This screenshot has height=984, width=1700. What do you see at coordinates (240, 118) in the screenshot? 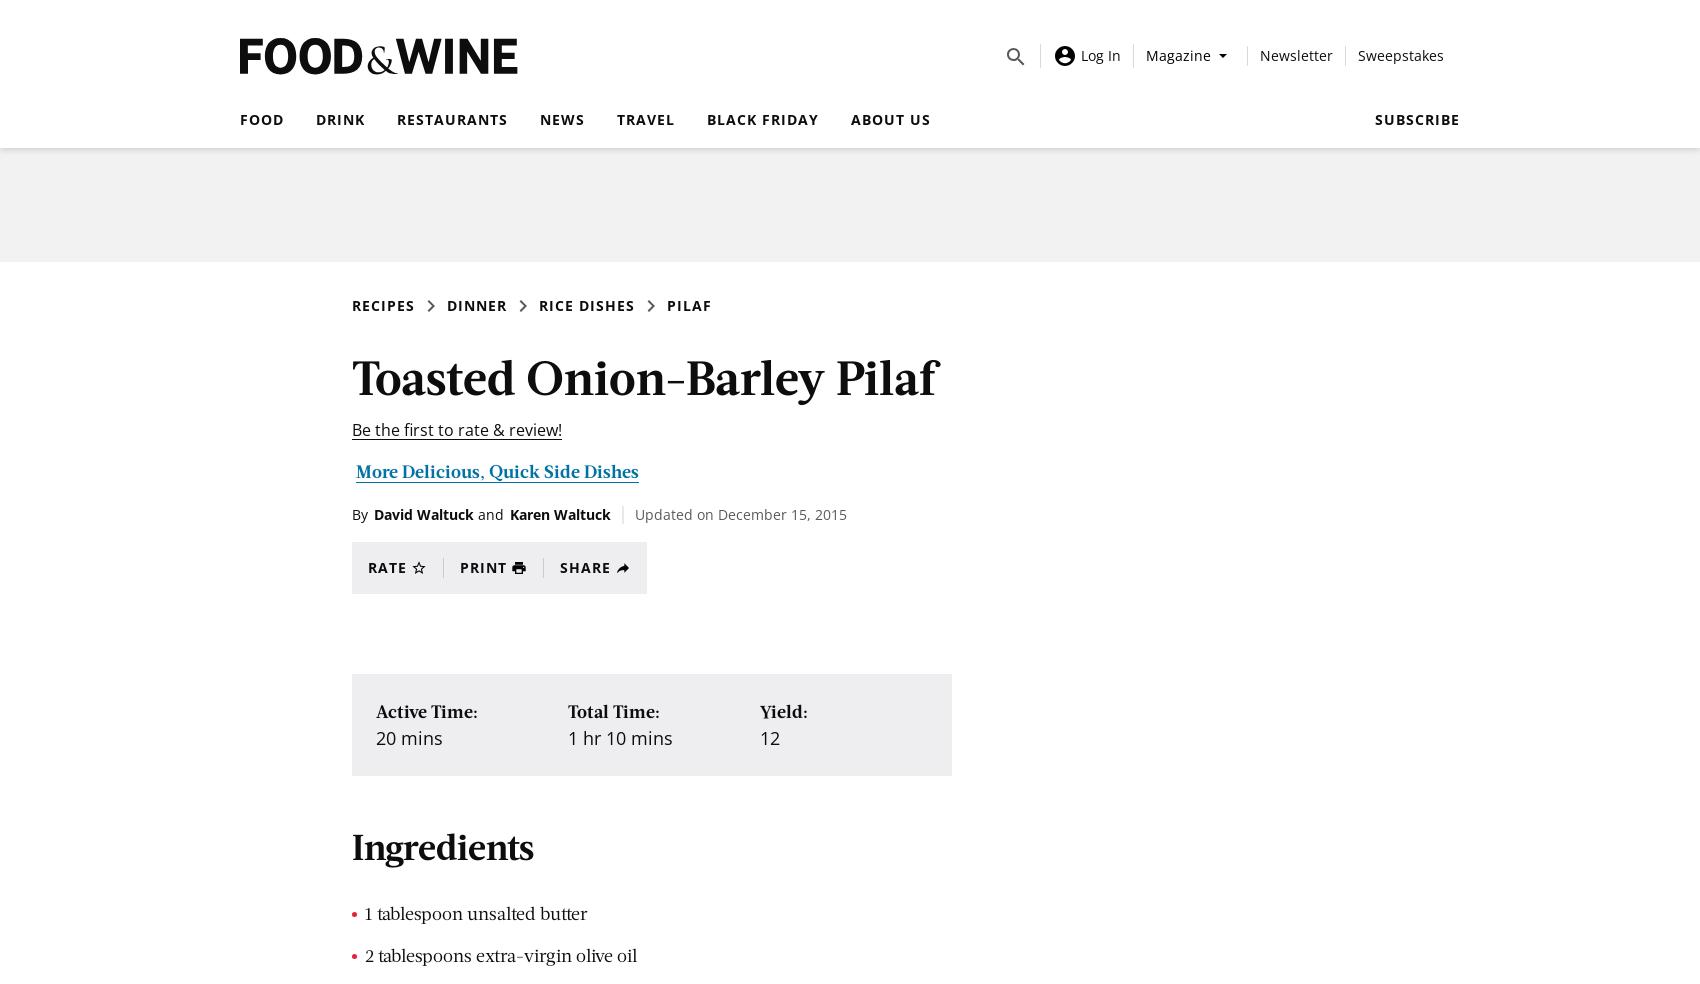
I see `'Food'` at bounding box center [240, 118].